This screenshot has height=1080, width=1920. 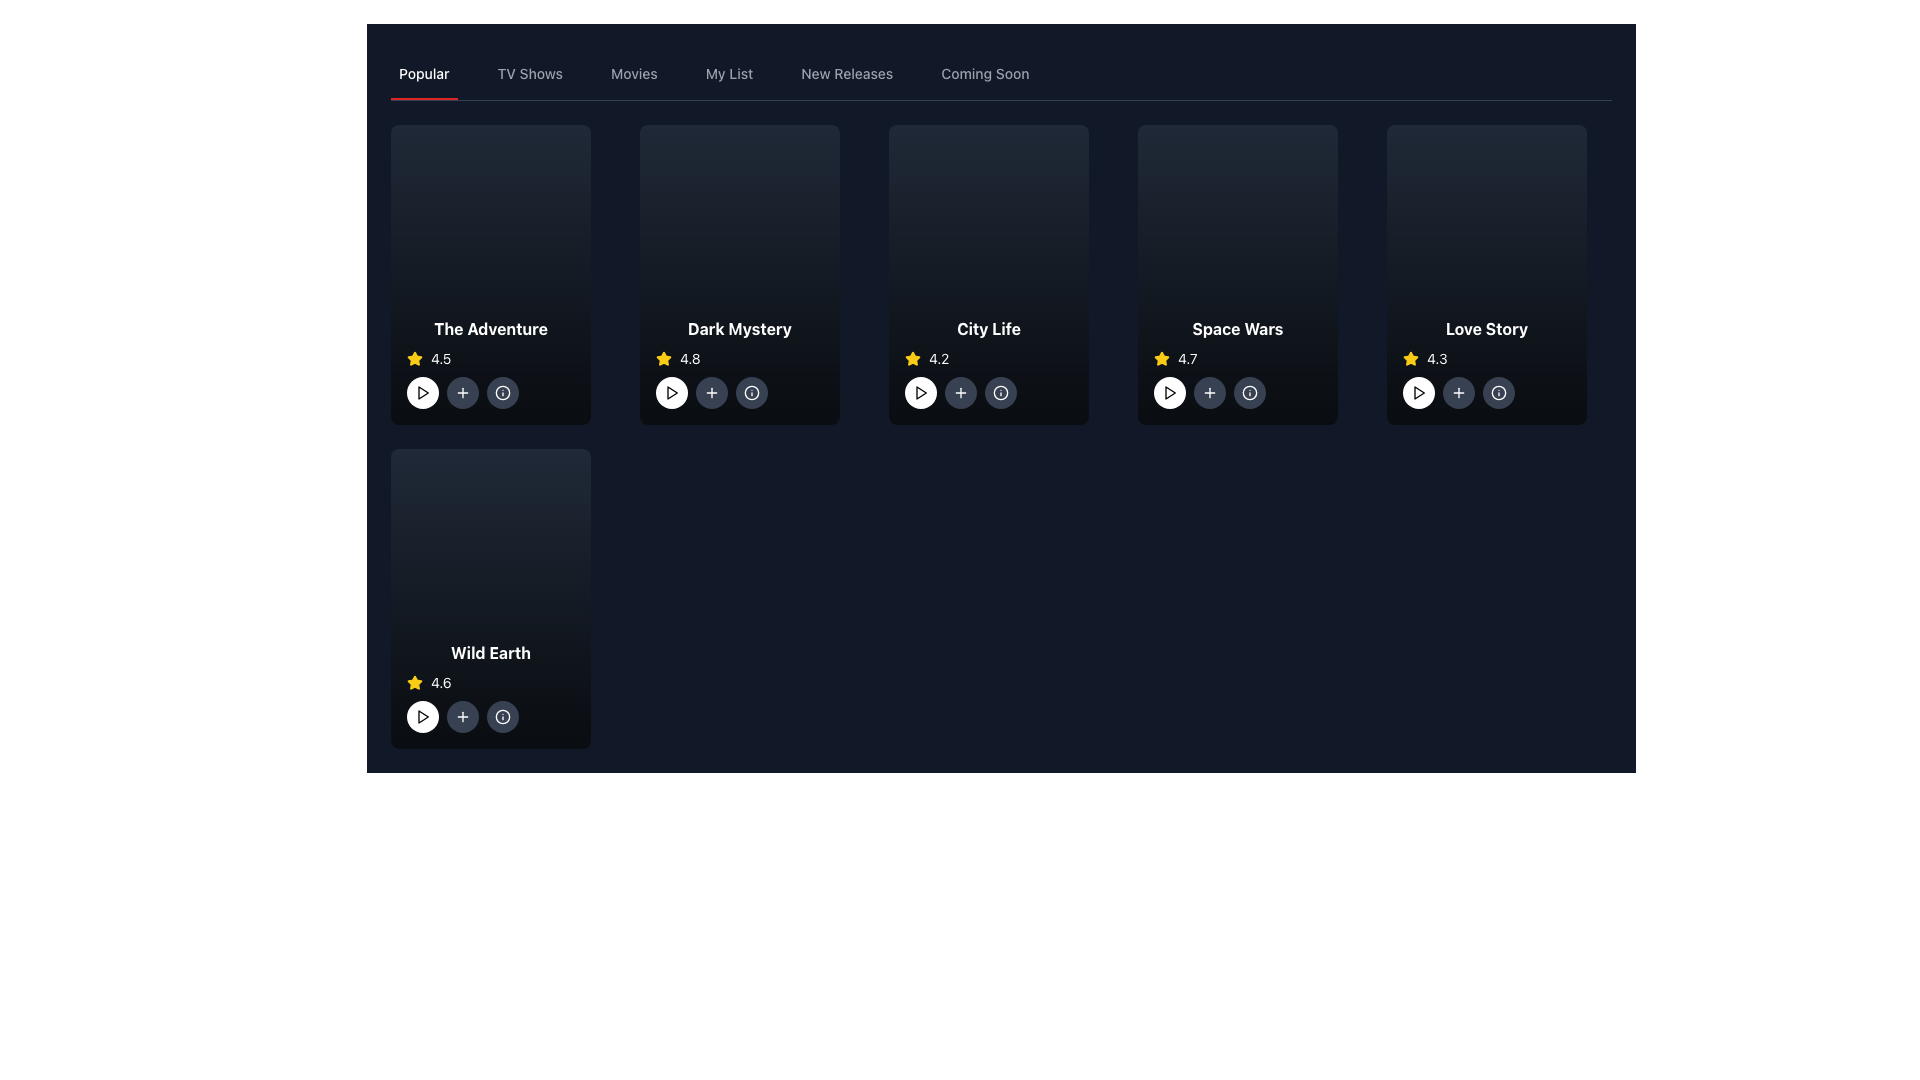 What do you see at coordinates (751, 393) in the screenshot?
I see `the third small button located at the bottom right of the 'Dark Mystery' item card in the grid` at bounding box center [751, 393].